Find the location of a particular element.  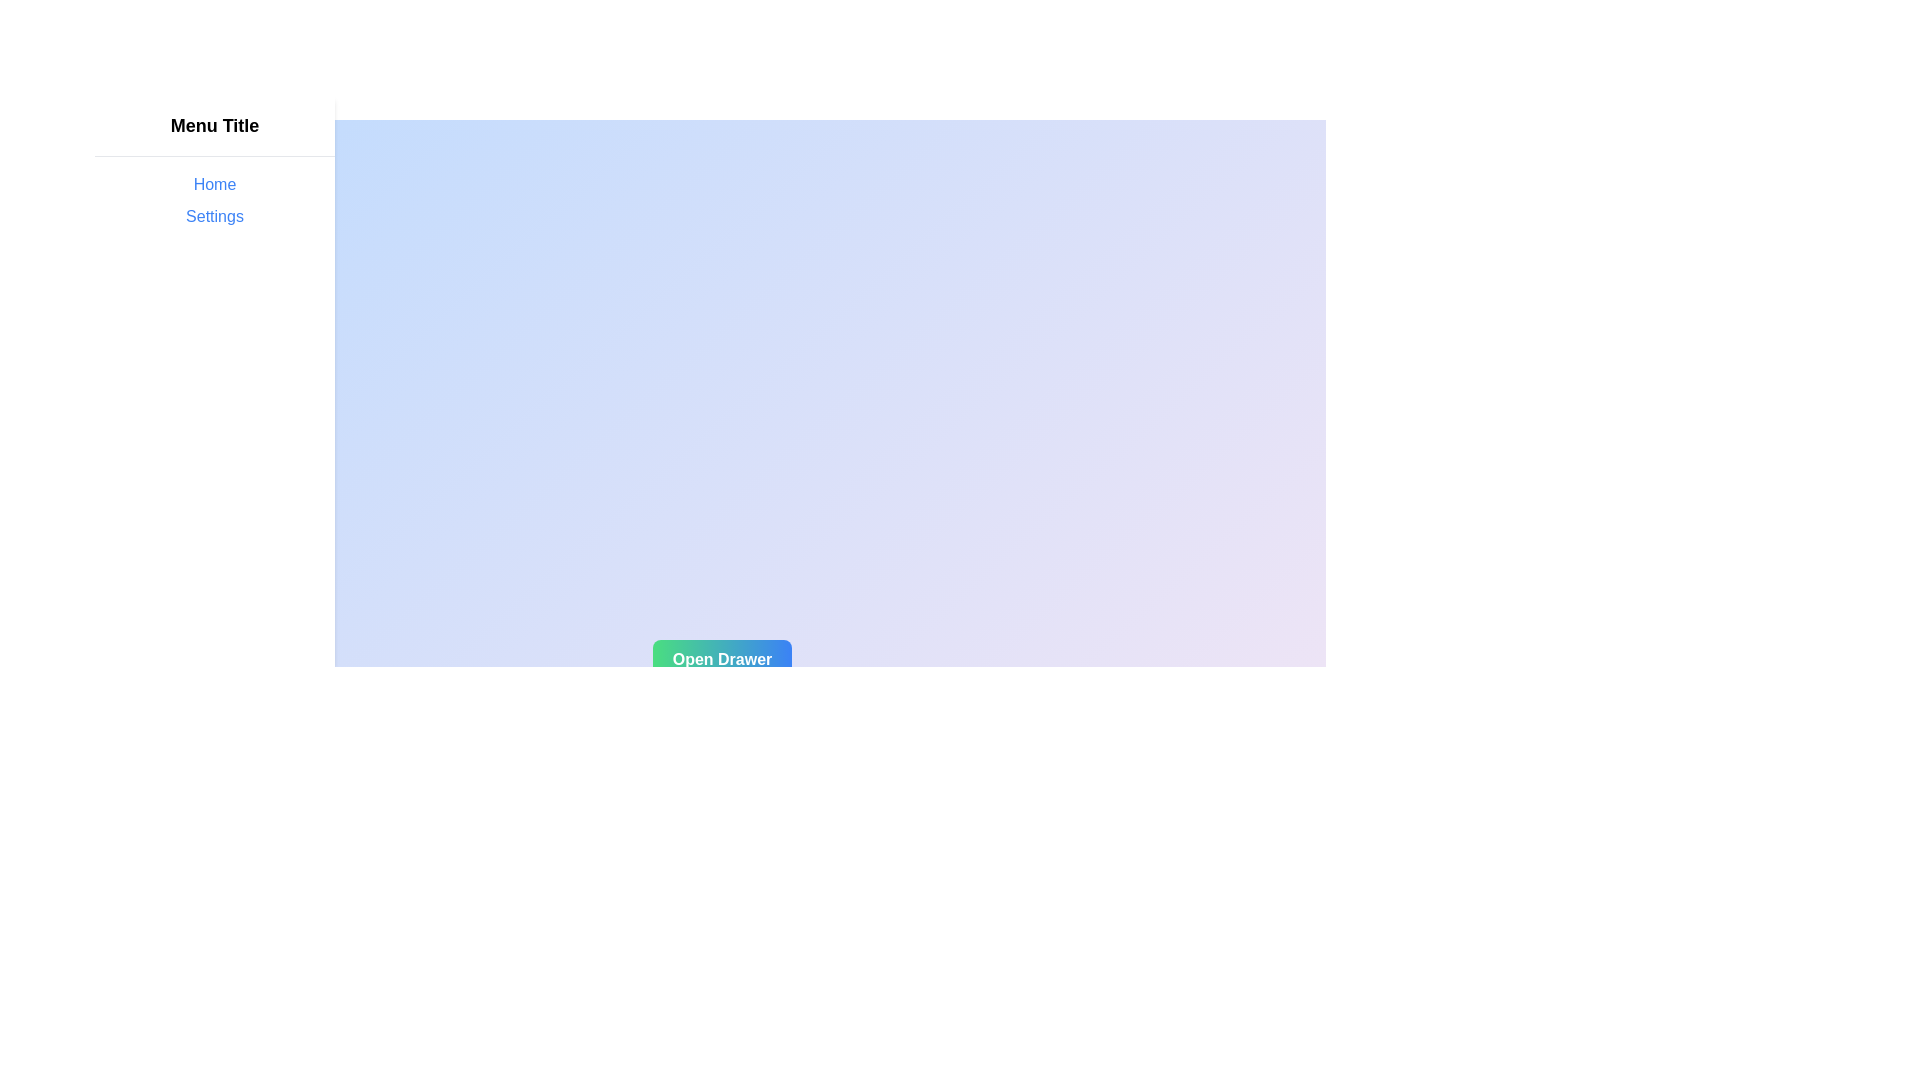

the 'Menu Title' text to select it is located at coordinates (215, 126).